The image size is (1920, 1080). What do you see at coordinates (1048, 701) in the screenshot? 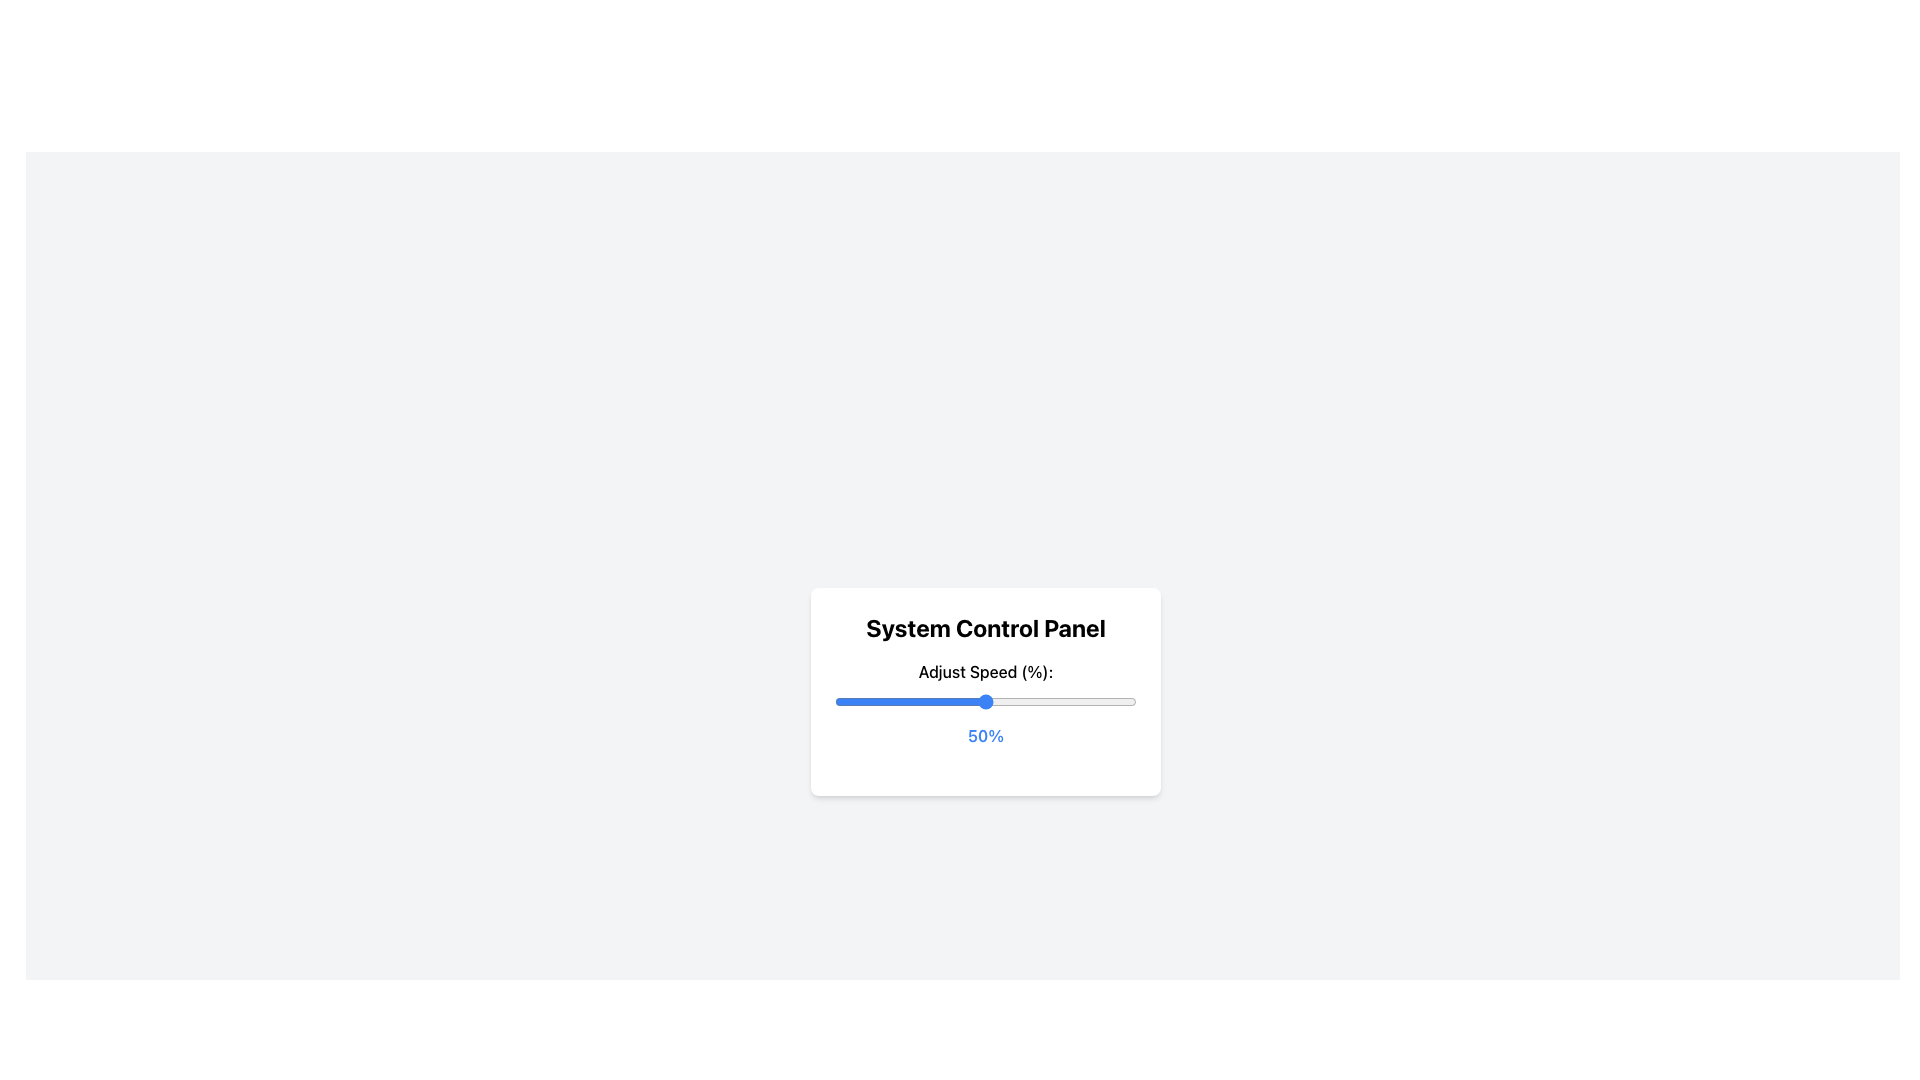
I see `the speed adjustment slider` at bounding box center [1048, 701].